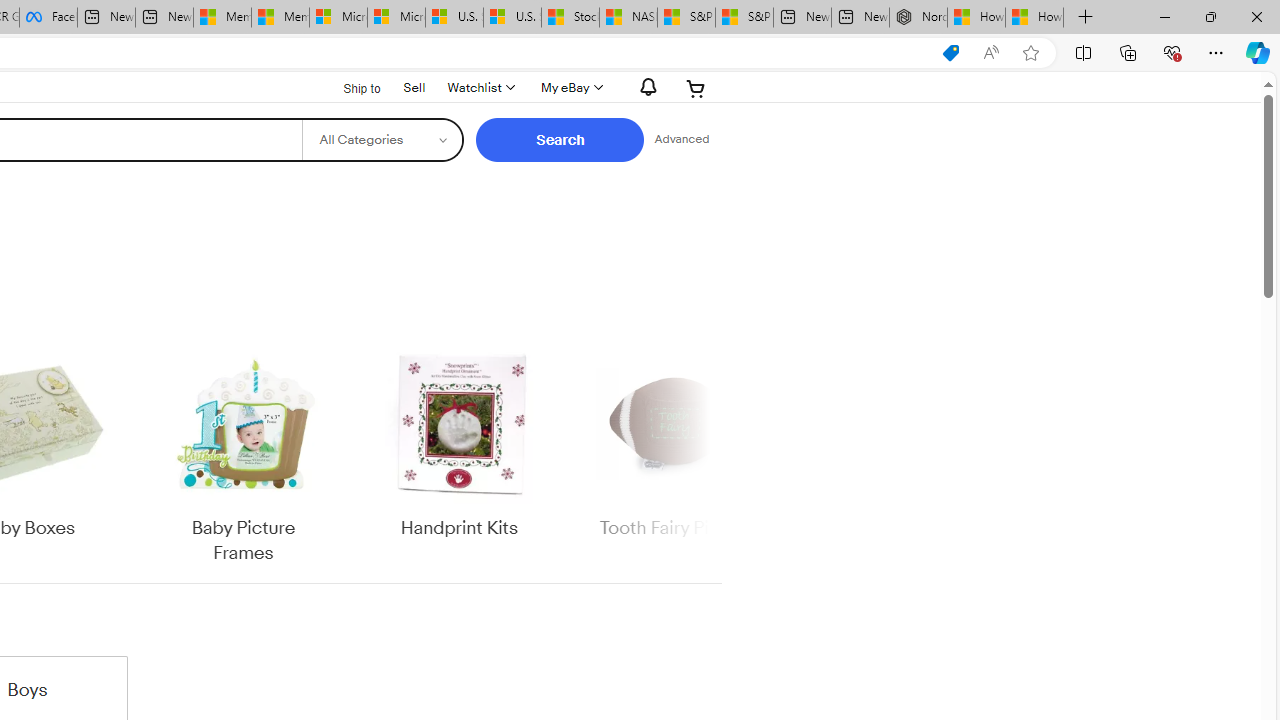  What do you see at coordinates (681, 139) in the screenshot?
I see `'Advanced Search'` at bounding box center [681, 139].